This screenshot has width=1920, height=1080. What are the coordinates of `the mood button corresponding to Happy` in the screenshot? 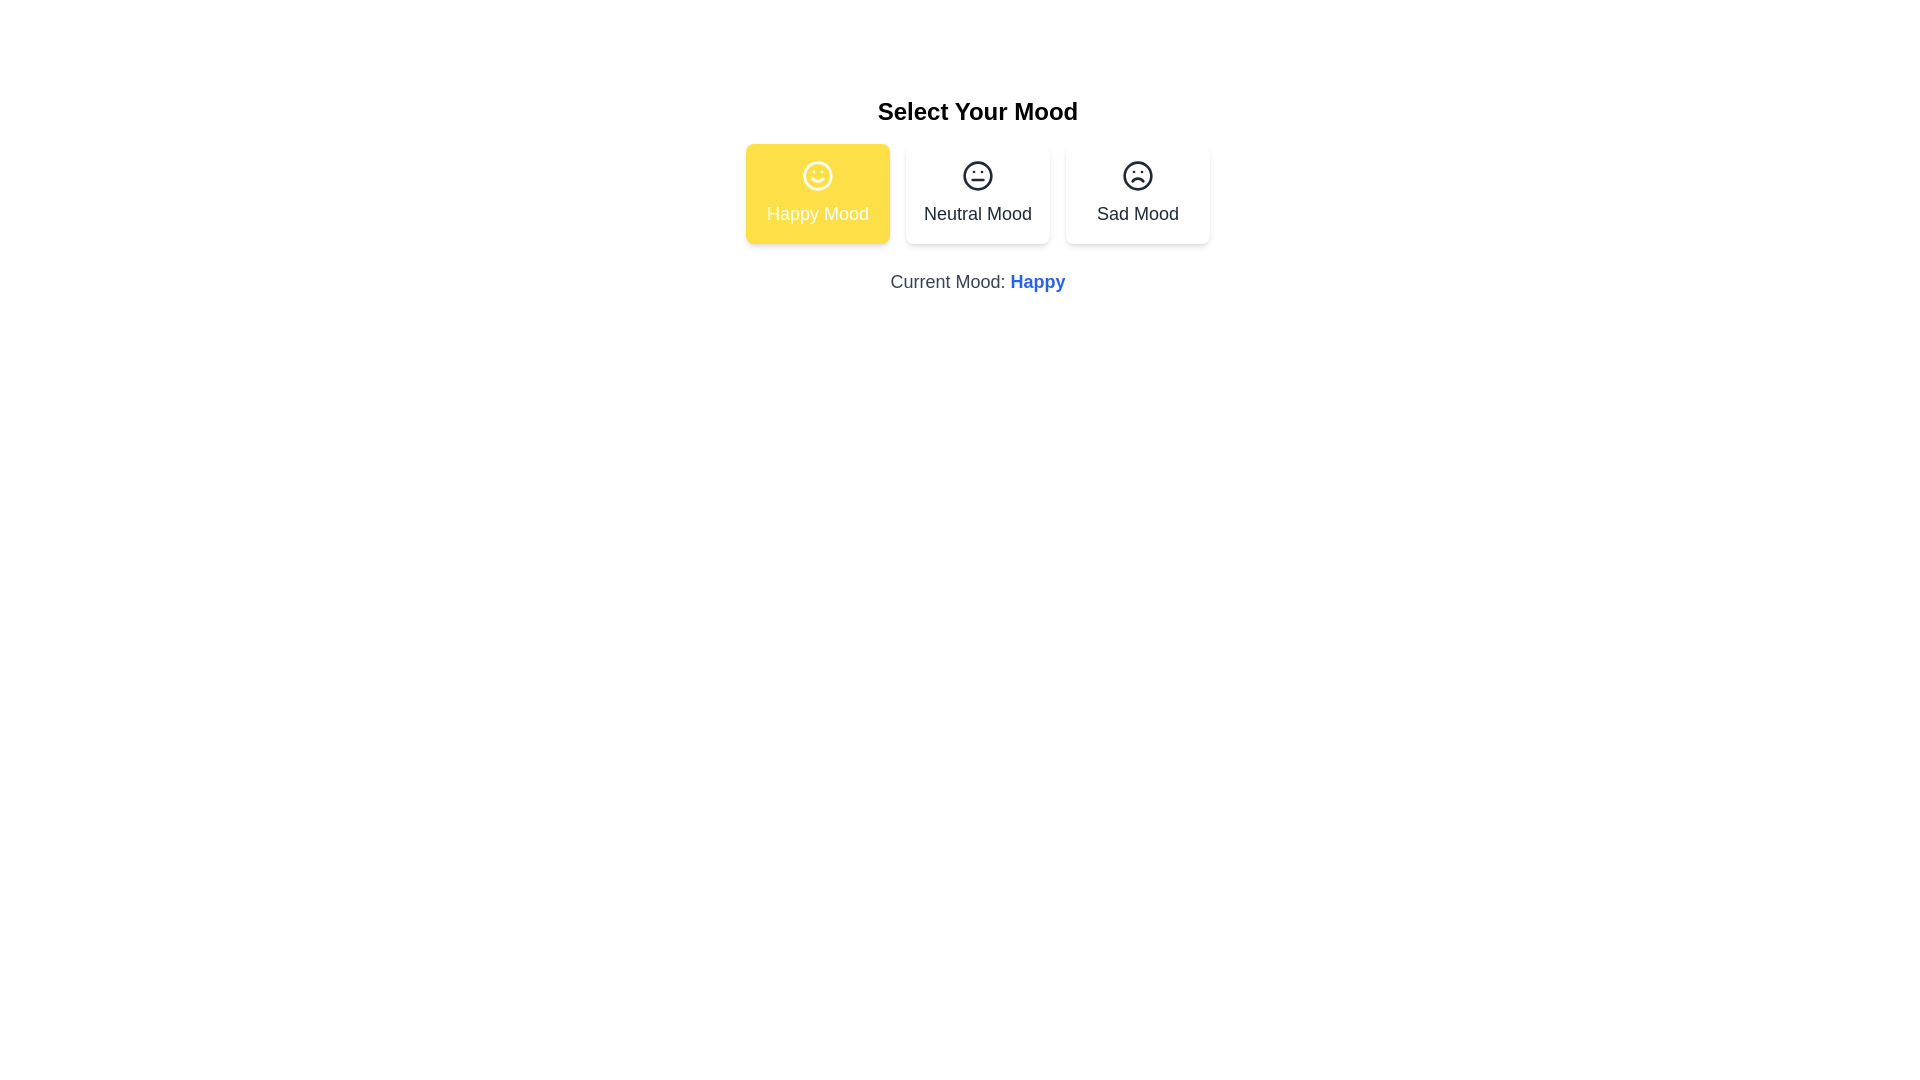 It's located at (817, 193).